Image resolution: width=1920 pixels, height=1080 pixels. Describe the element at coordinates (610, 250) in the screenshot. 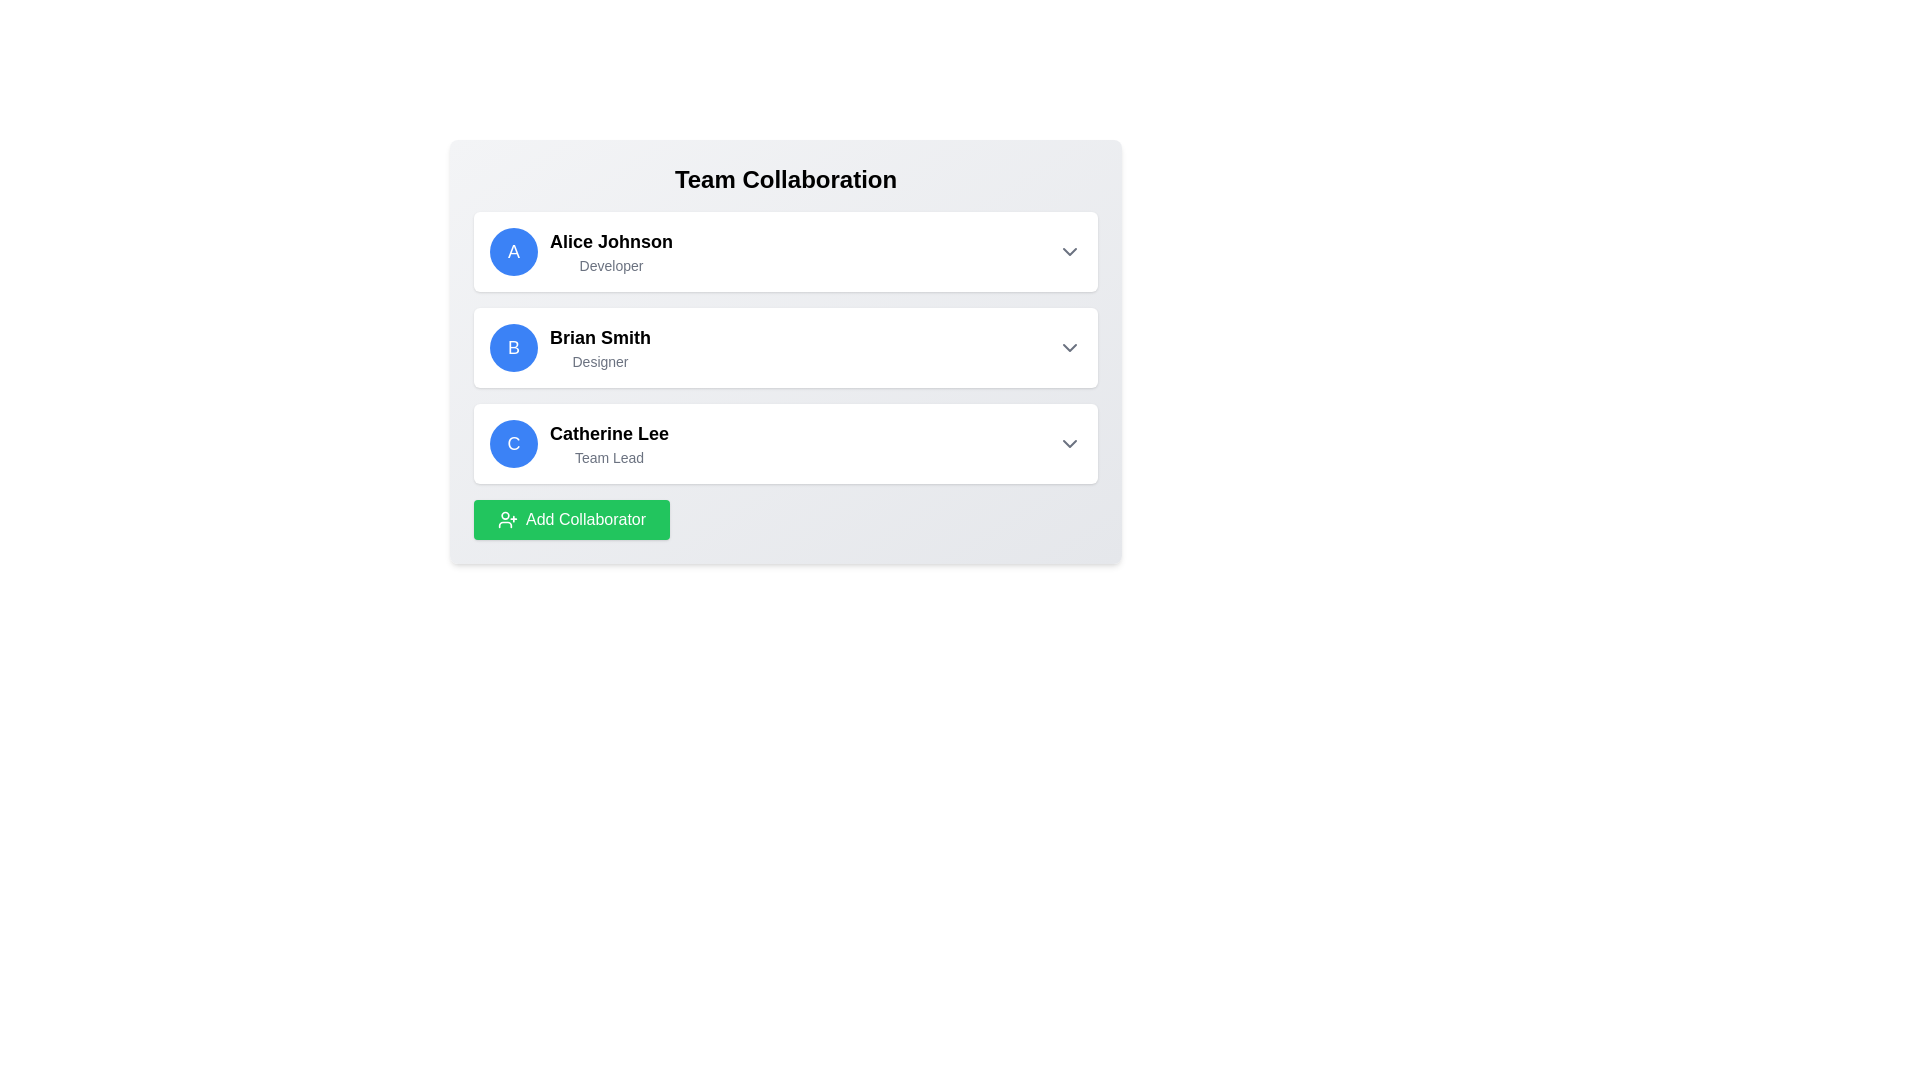

I see `the Text block that displays the name and role of a team member, positioned to the right of a circular blue icon with the letter 'A', as the first item in the vertical list within the 'Team Collaboration' card` at that location.